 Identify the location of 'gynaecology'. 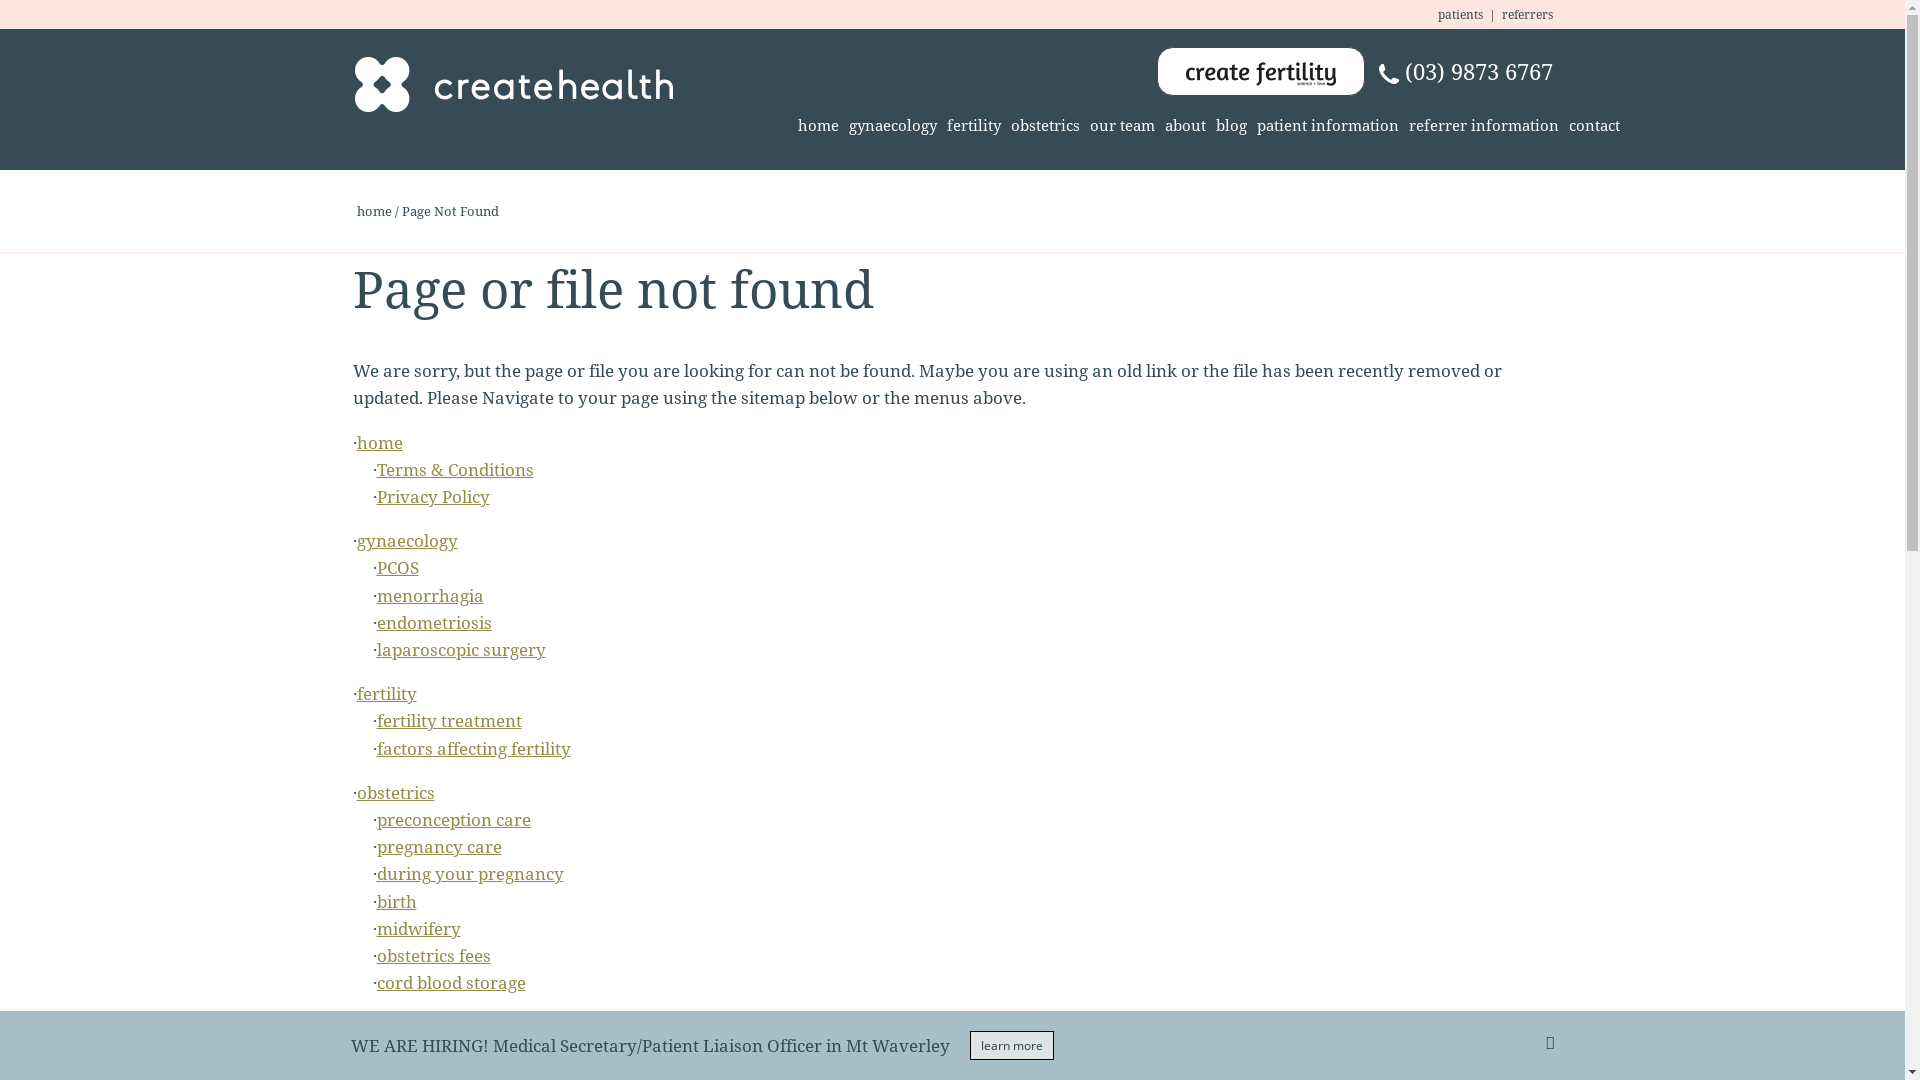
(405, 540).